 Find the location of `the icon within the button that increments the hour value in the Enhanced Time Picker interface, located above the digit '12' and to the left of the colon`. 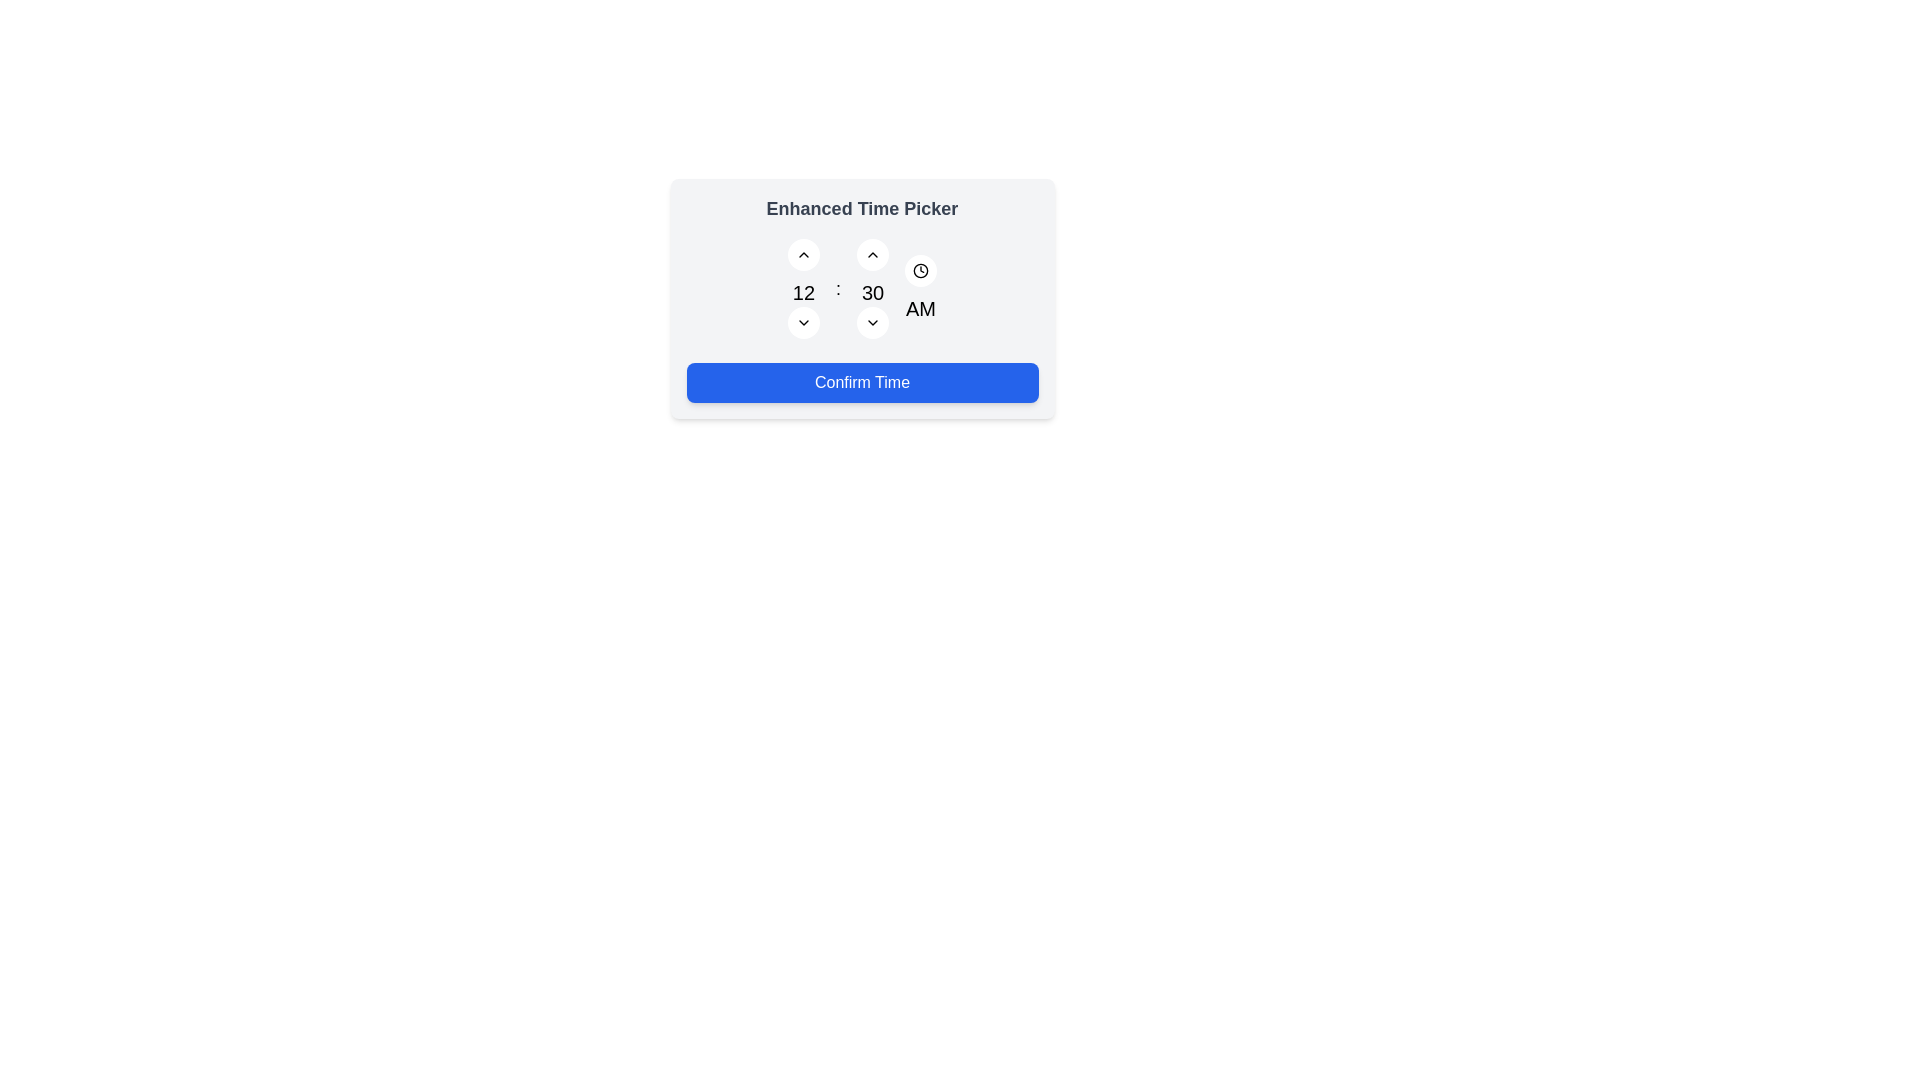

the icon within the button that increments the hour value in the Enhanced Time Picker interface, located above the digit '12' and to the left of the colon is located at coordinates (873, 253).